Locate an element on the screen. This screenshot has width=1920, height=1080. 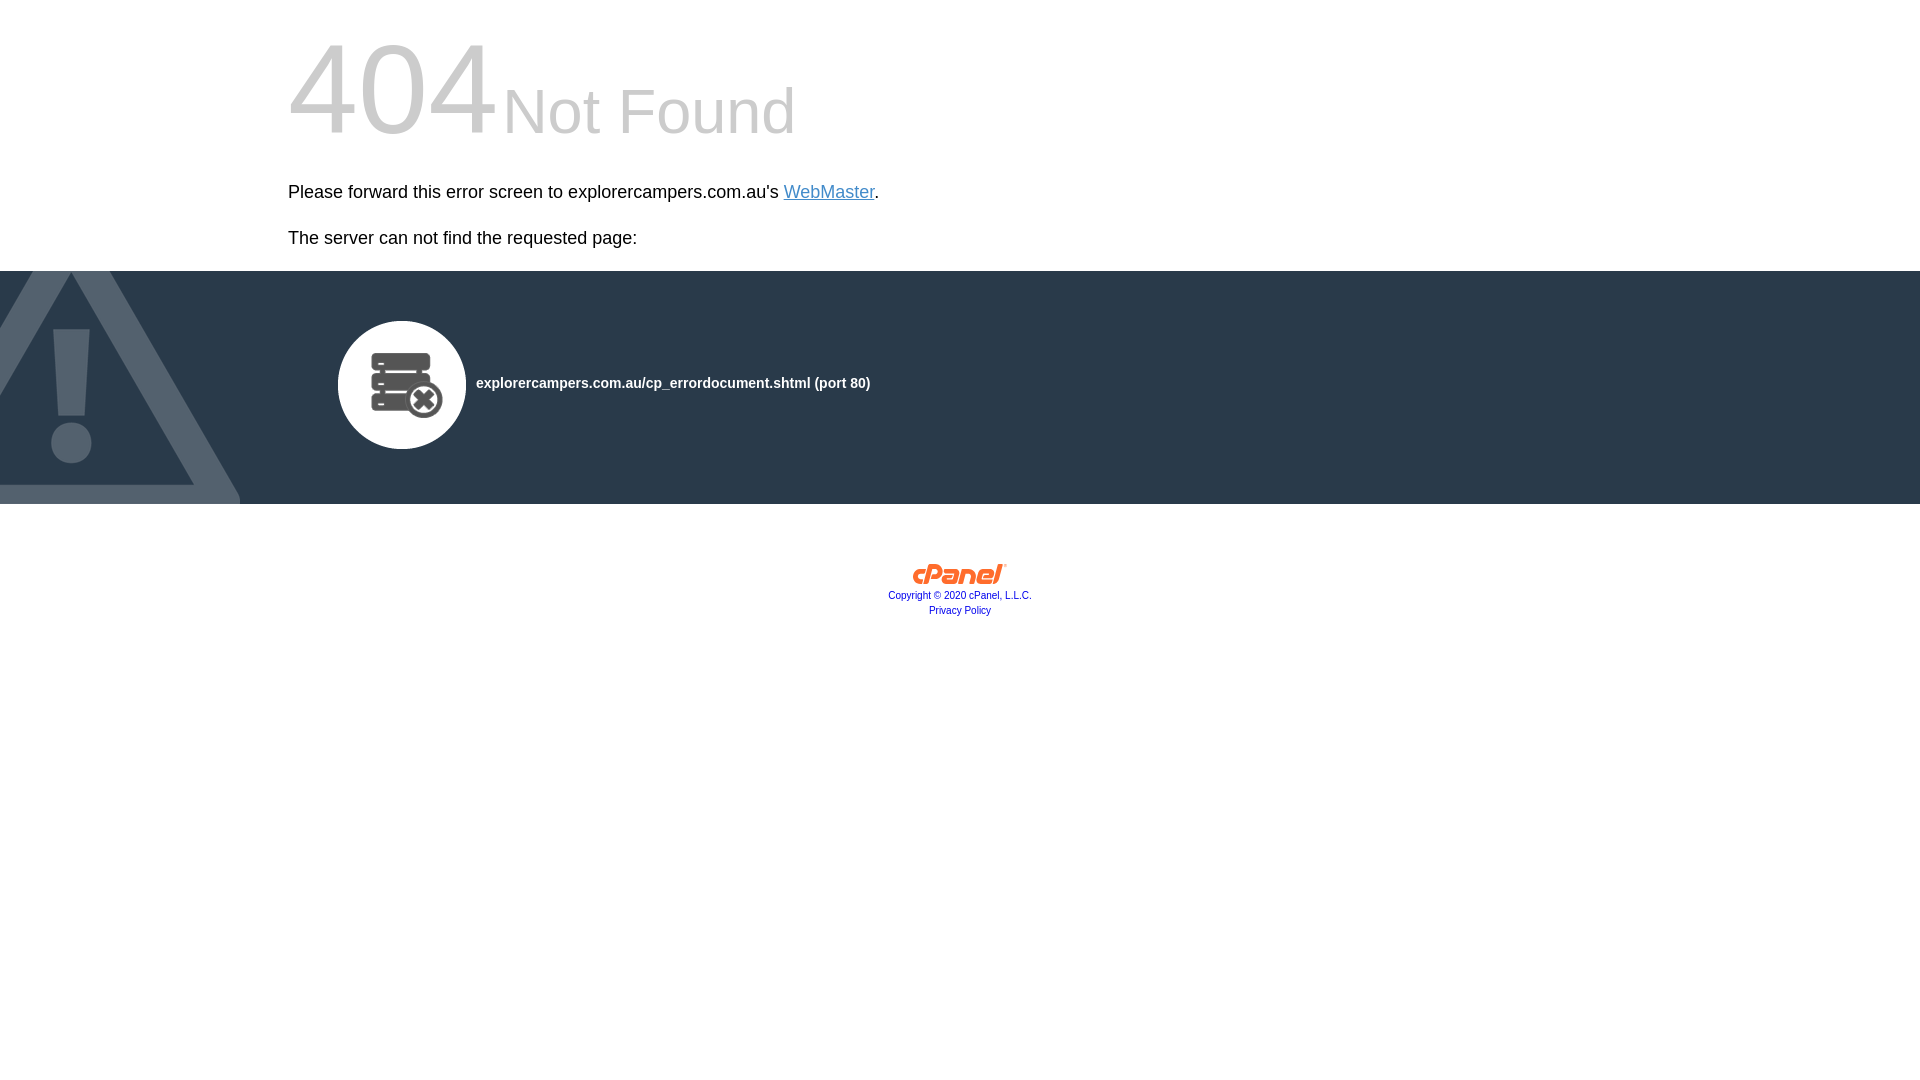
'Privacy Policy' is located at coordinates (928, 609).